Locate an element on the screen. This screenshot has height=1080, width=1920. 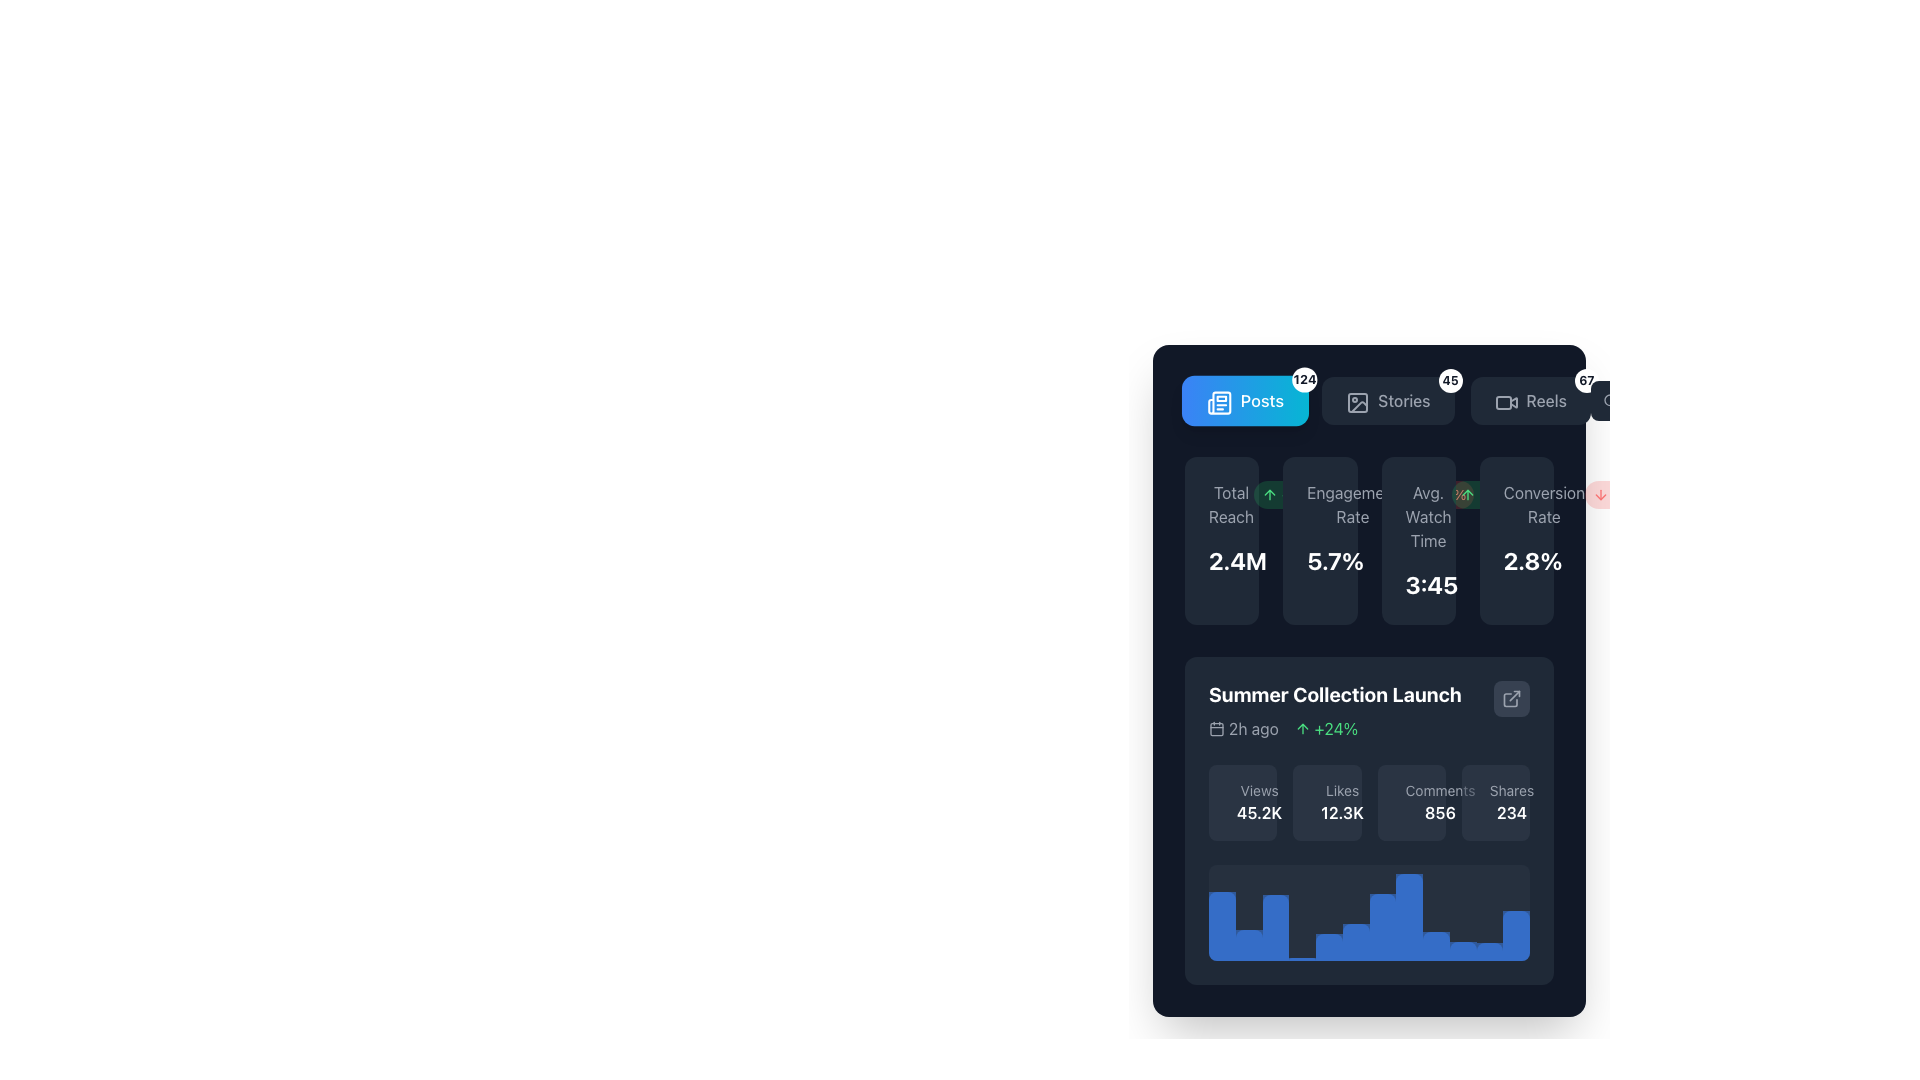
first bar in the bar chart of the 'Summer Collection Launch' card by clicking on it is located at coordinates (1221, 926).